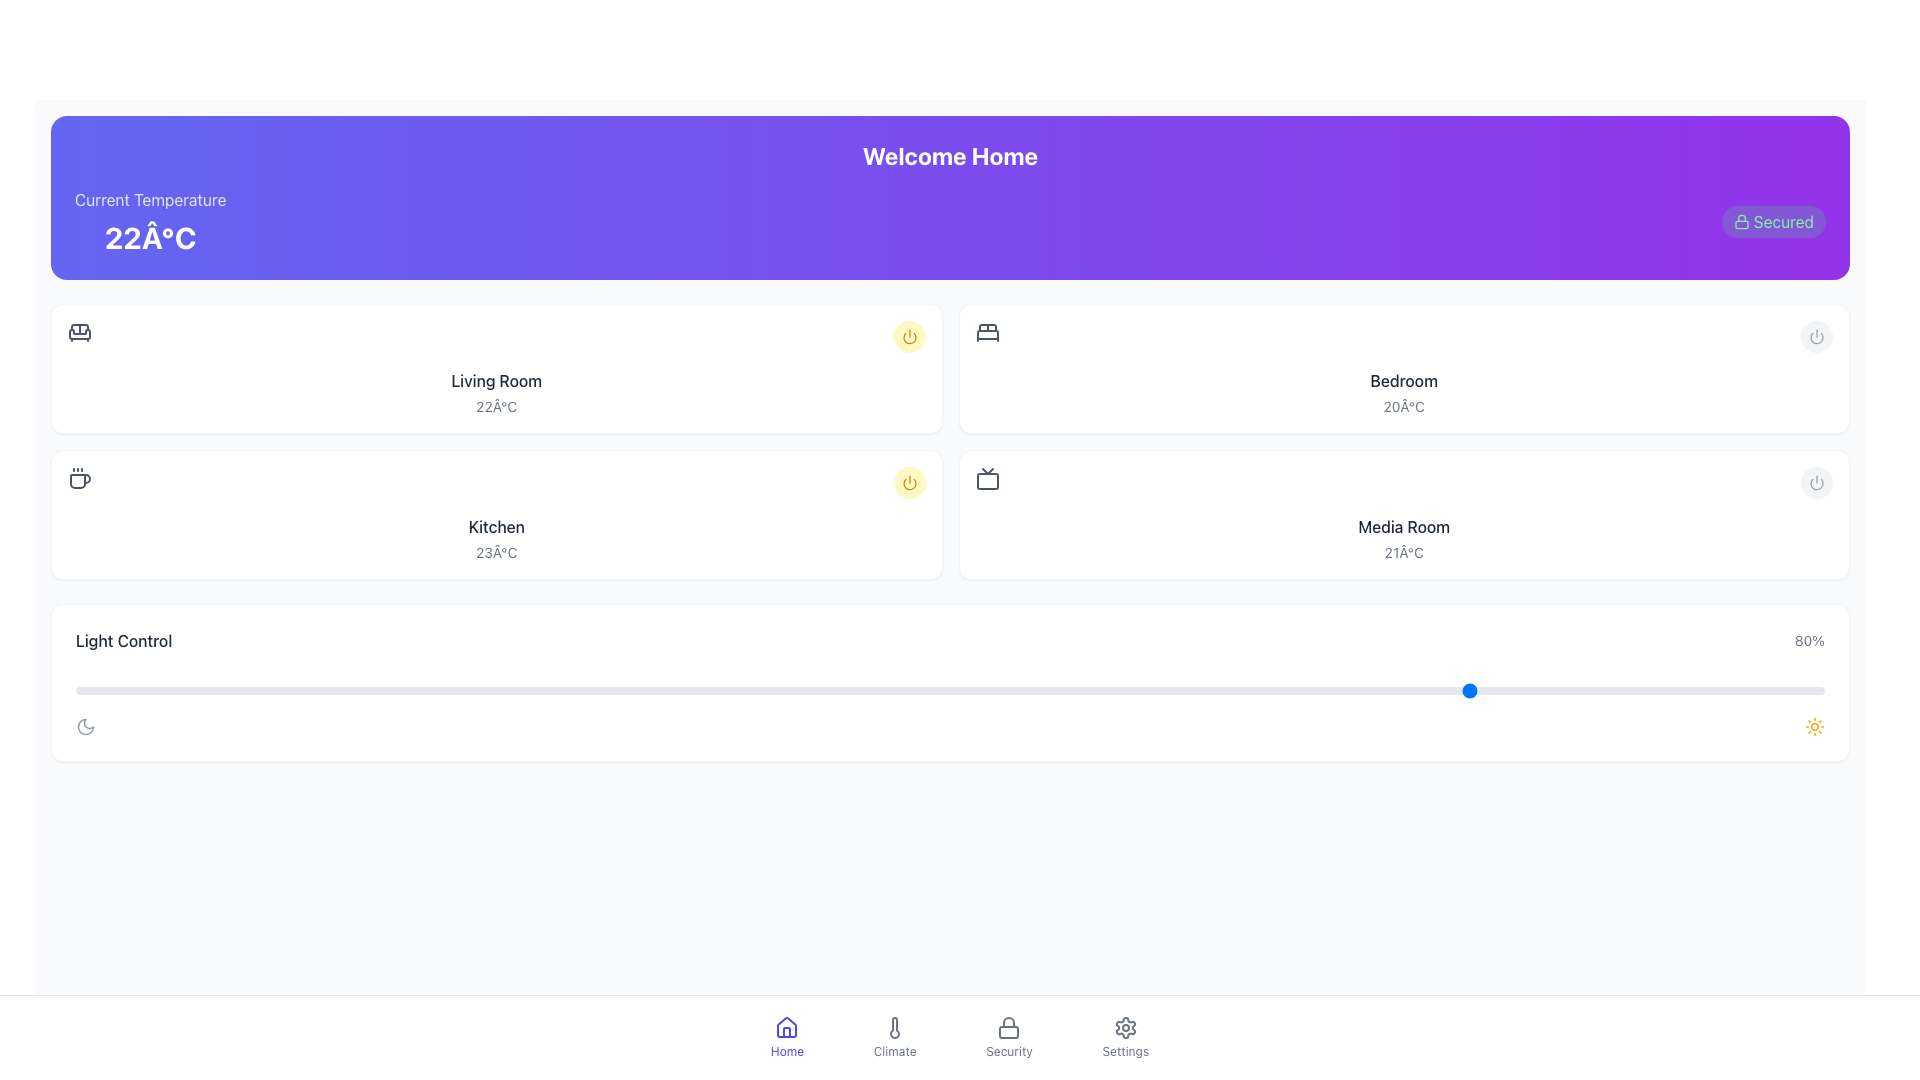  I want to click on top portion of the padlock icon located in the top-right corner of the header section, which signifies security or access control functionality, so click(1009, 1022).